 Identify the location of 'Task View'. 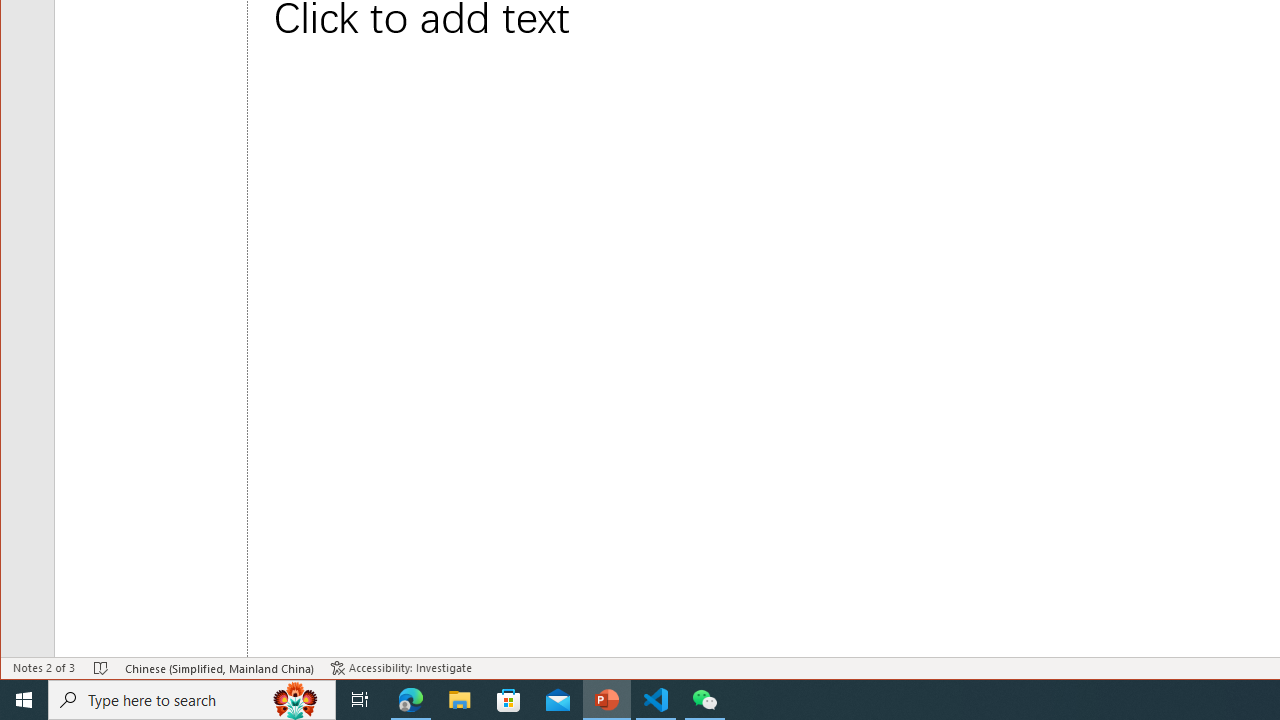
(359, 698).